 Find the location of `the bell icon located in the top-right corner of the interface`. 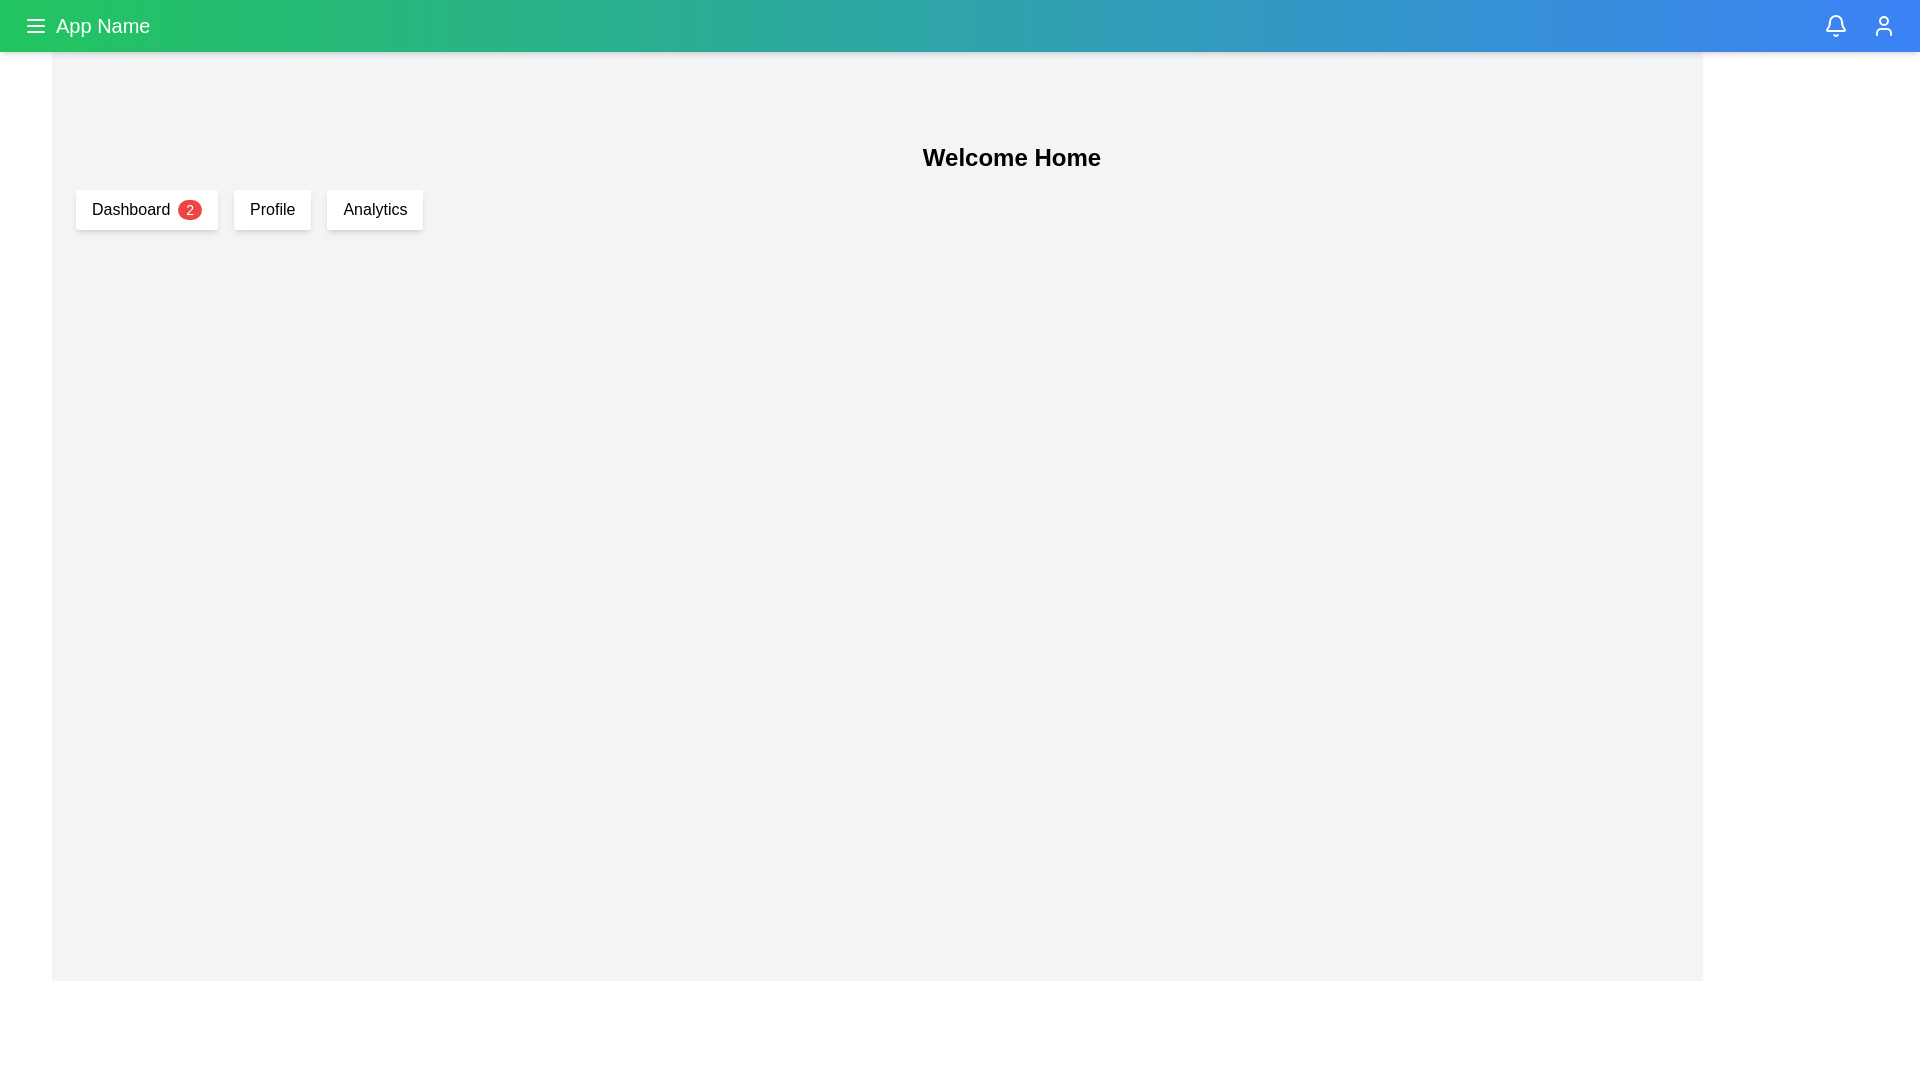

the bell icon located in the top-right corner of the interface is located at coordinates (1836, 26).